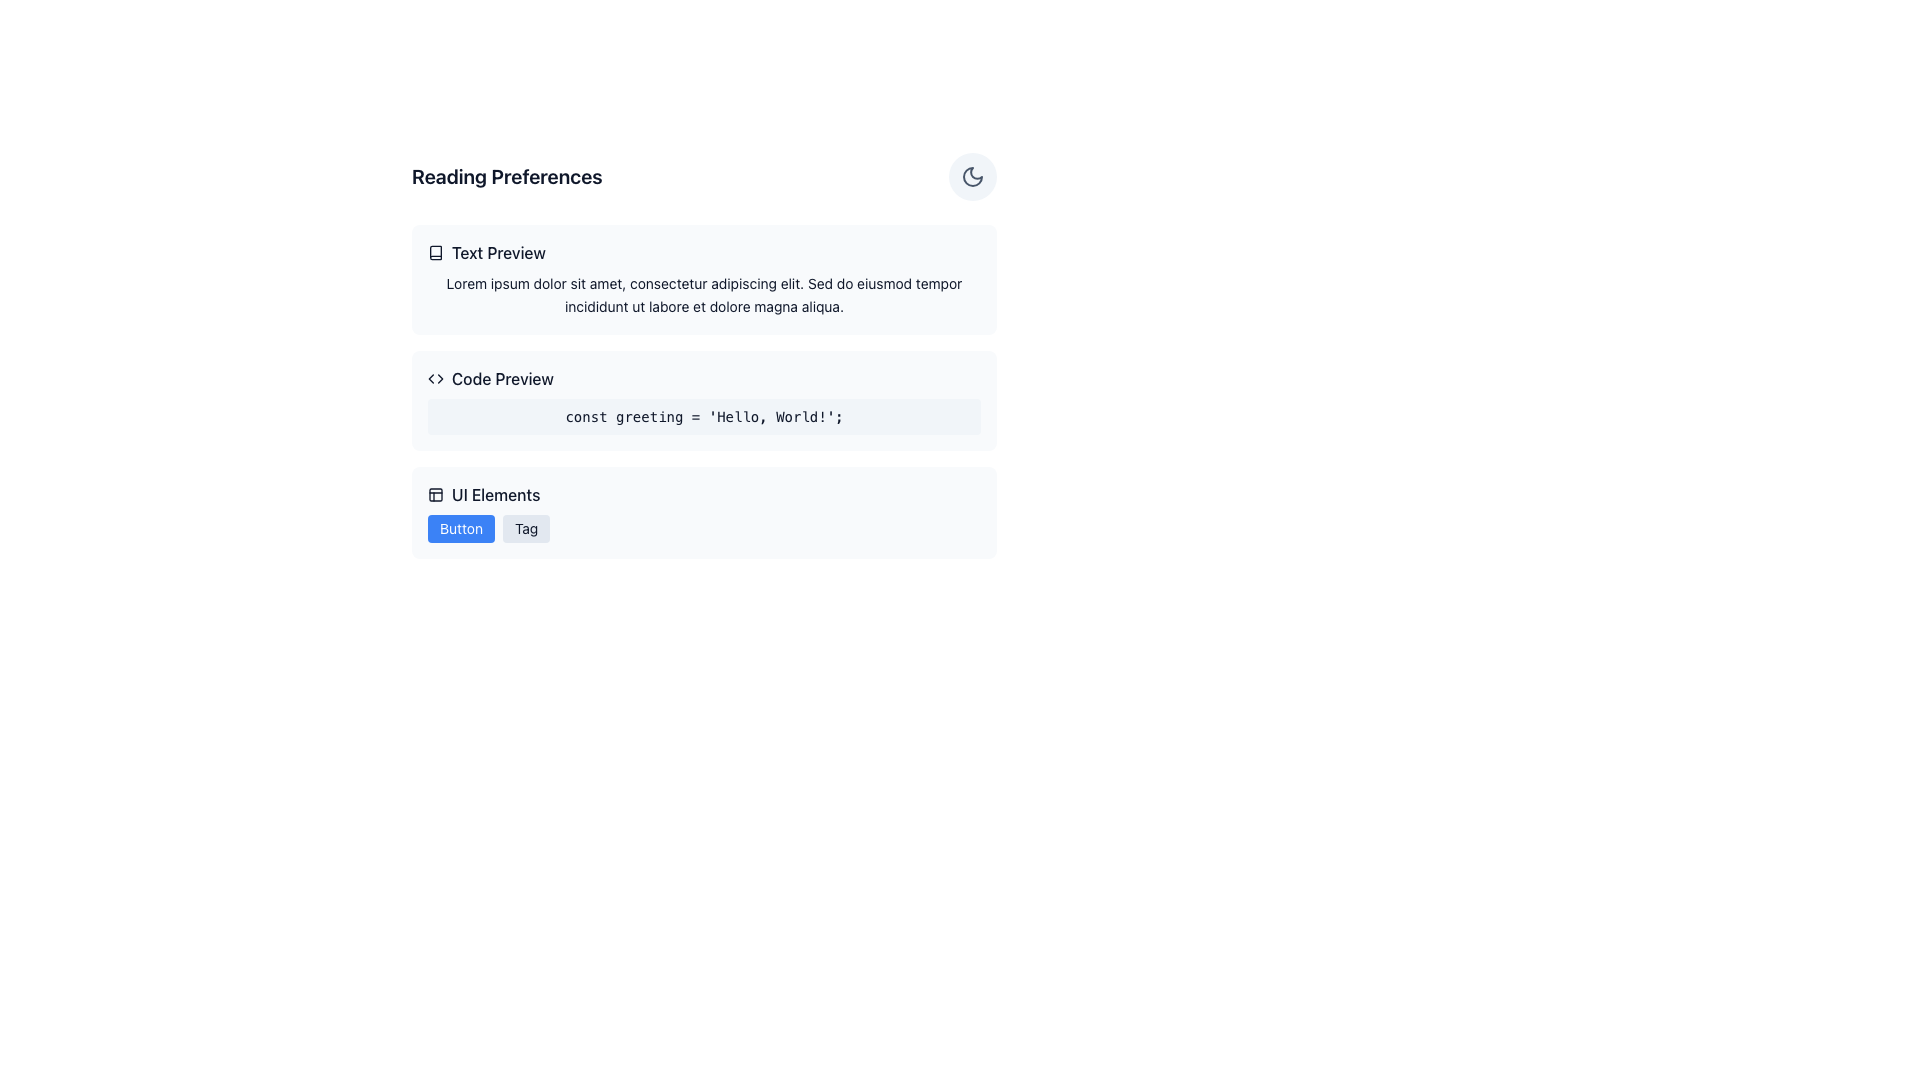  What do you see at coordinates (973, 176) in the screenshot?
I see `the theme switch icon located at the top-right corner of the interface, encapsulated within a rounded button` at bounding box center [973, 176].